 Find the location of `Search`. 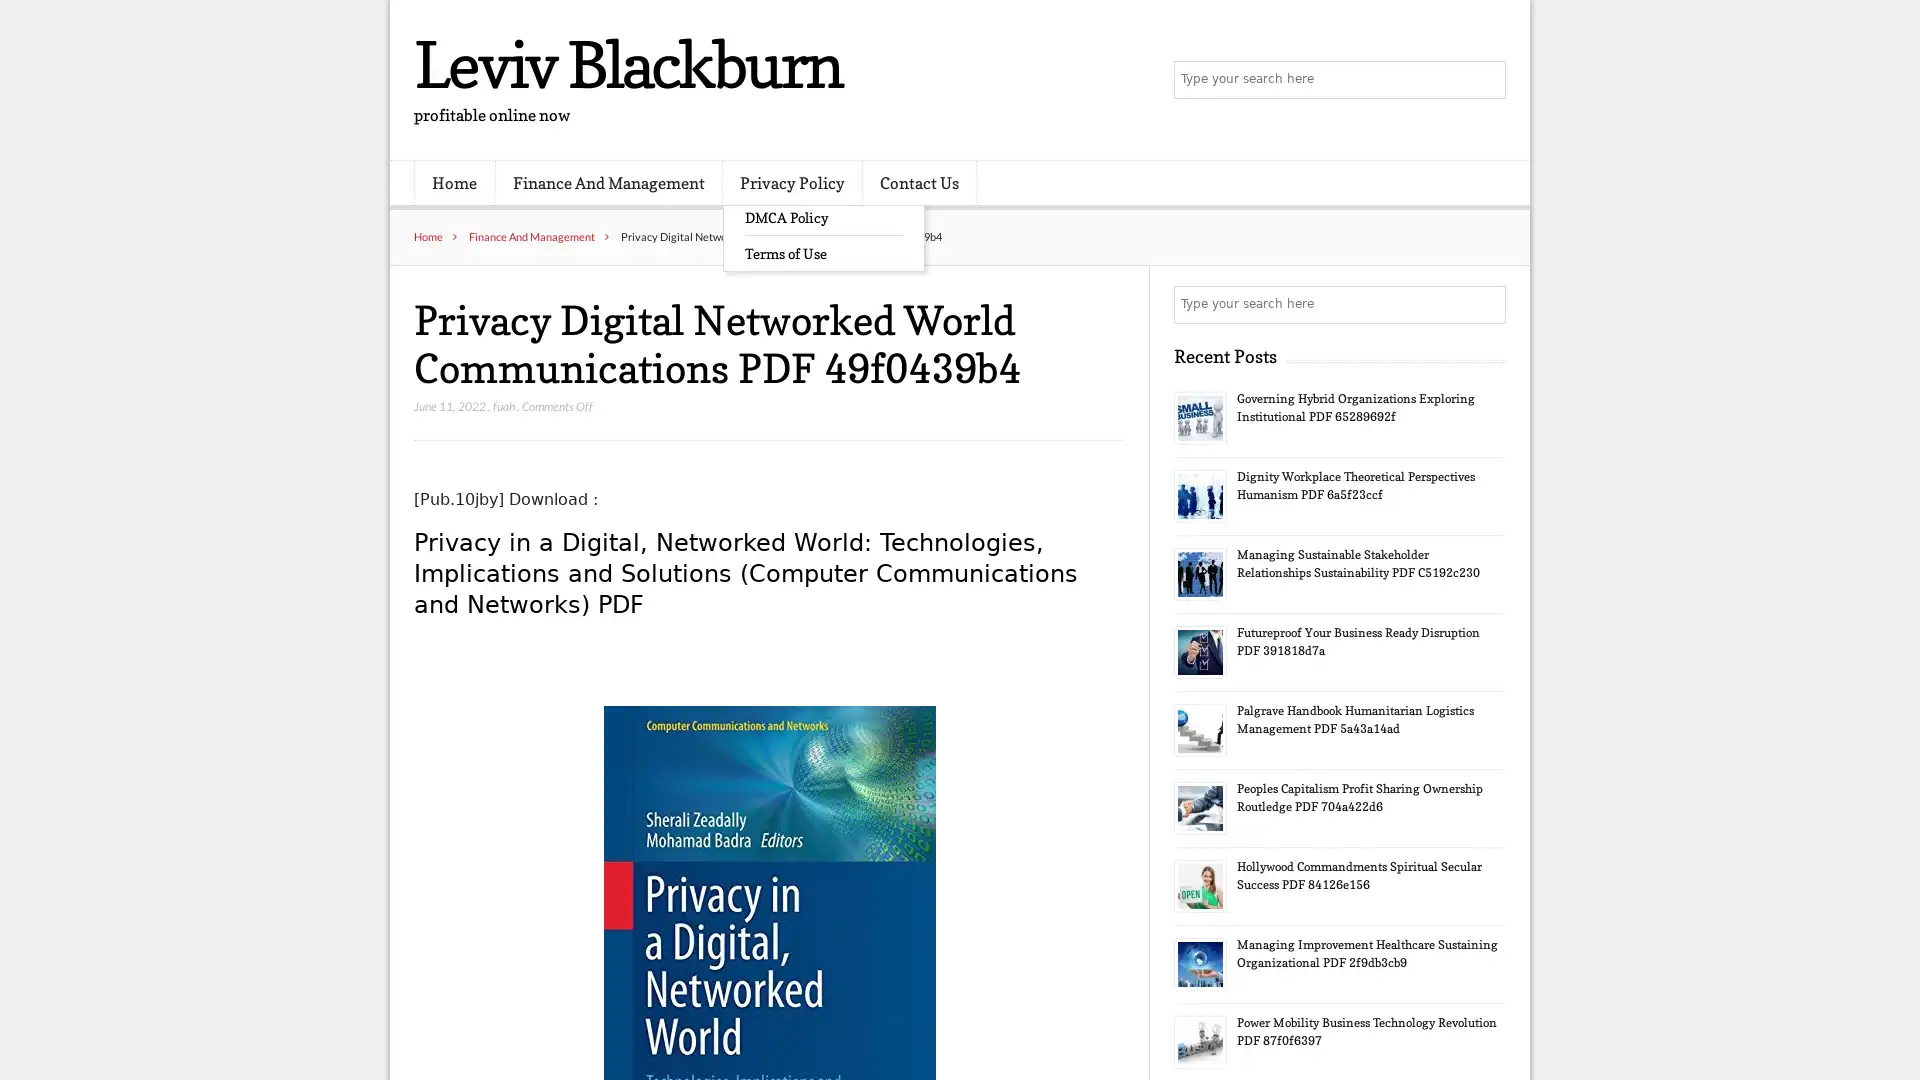

Search is located at coordinates (1485, 80).